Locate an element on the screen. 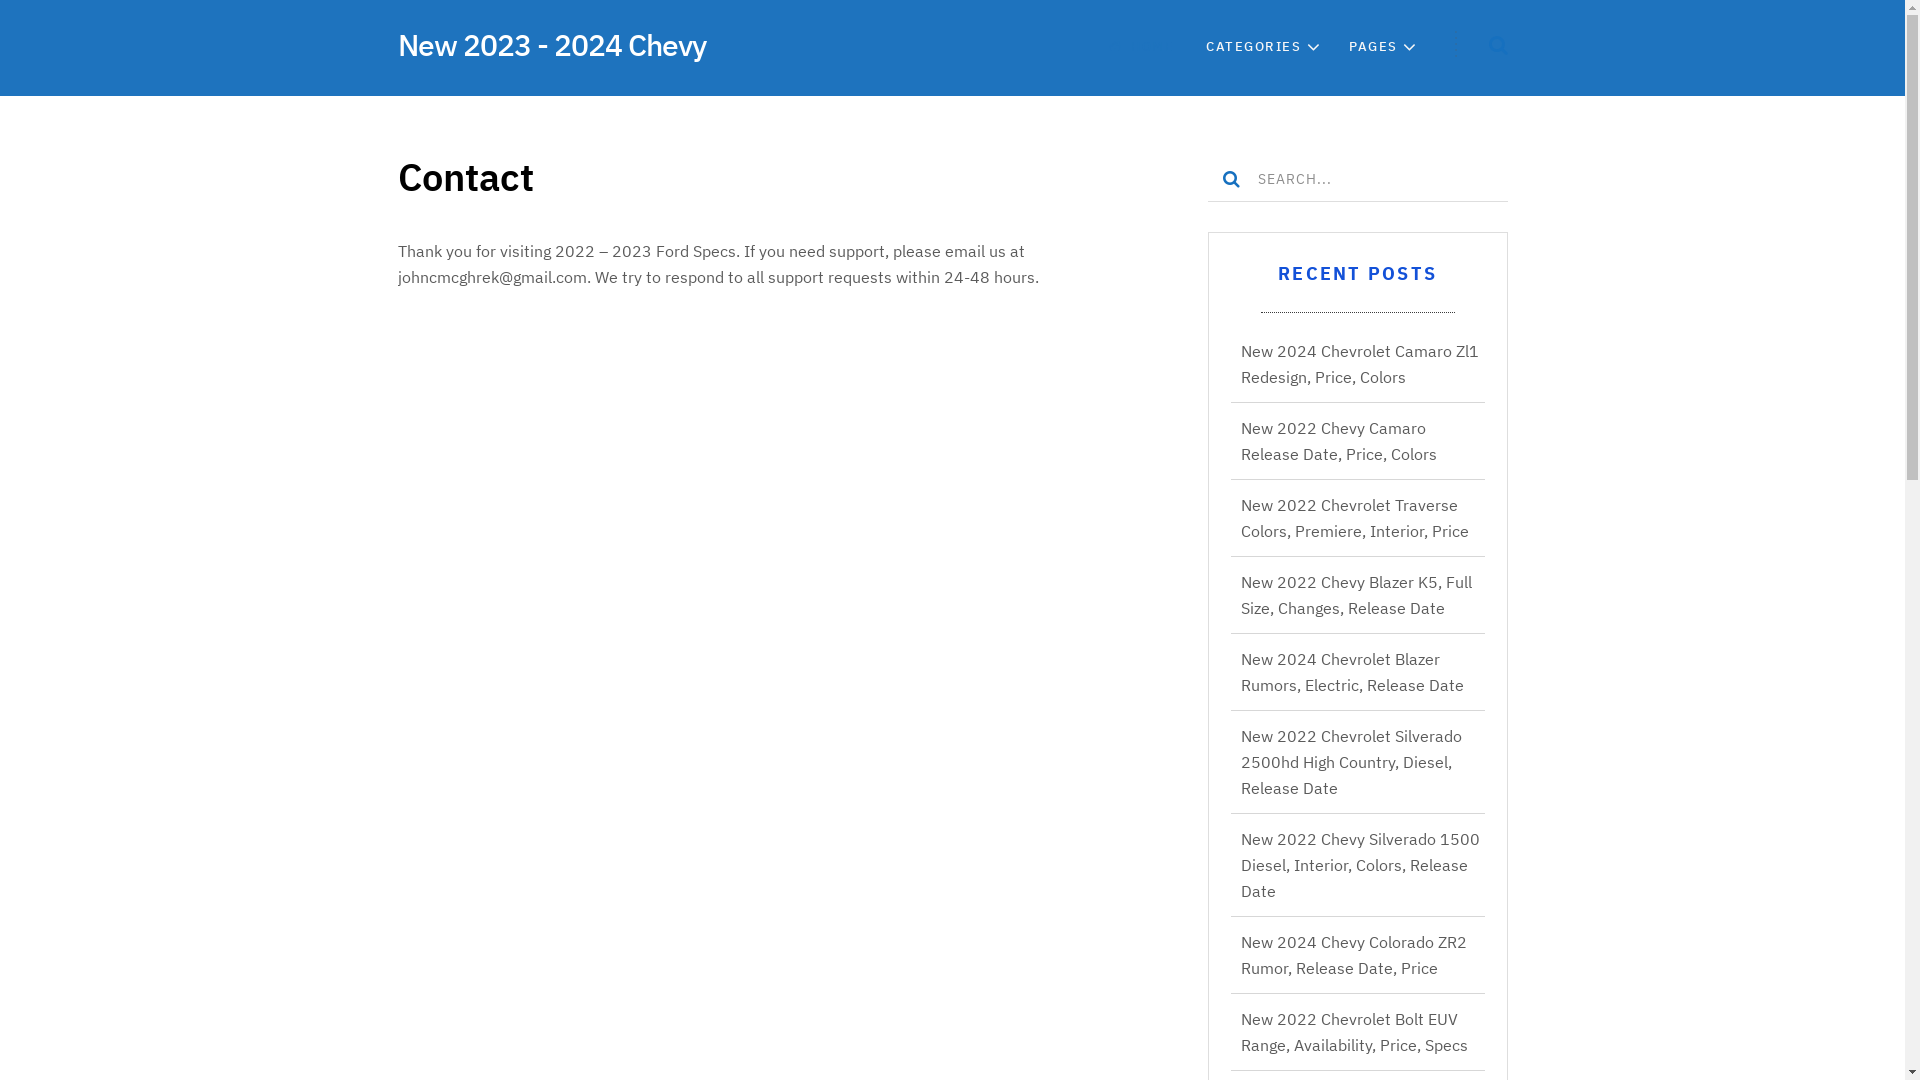  'New 2022 Chevy Blazer K5, Full Size, Changes, Release Date' is located at coordinates (1355, 593).